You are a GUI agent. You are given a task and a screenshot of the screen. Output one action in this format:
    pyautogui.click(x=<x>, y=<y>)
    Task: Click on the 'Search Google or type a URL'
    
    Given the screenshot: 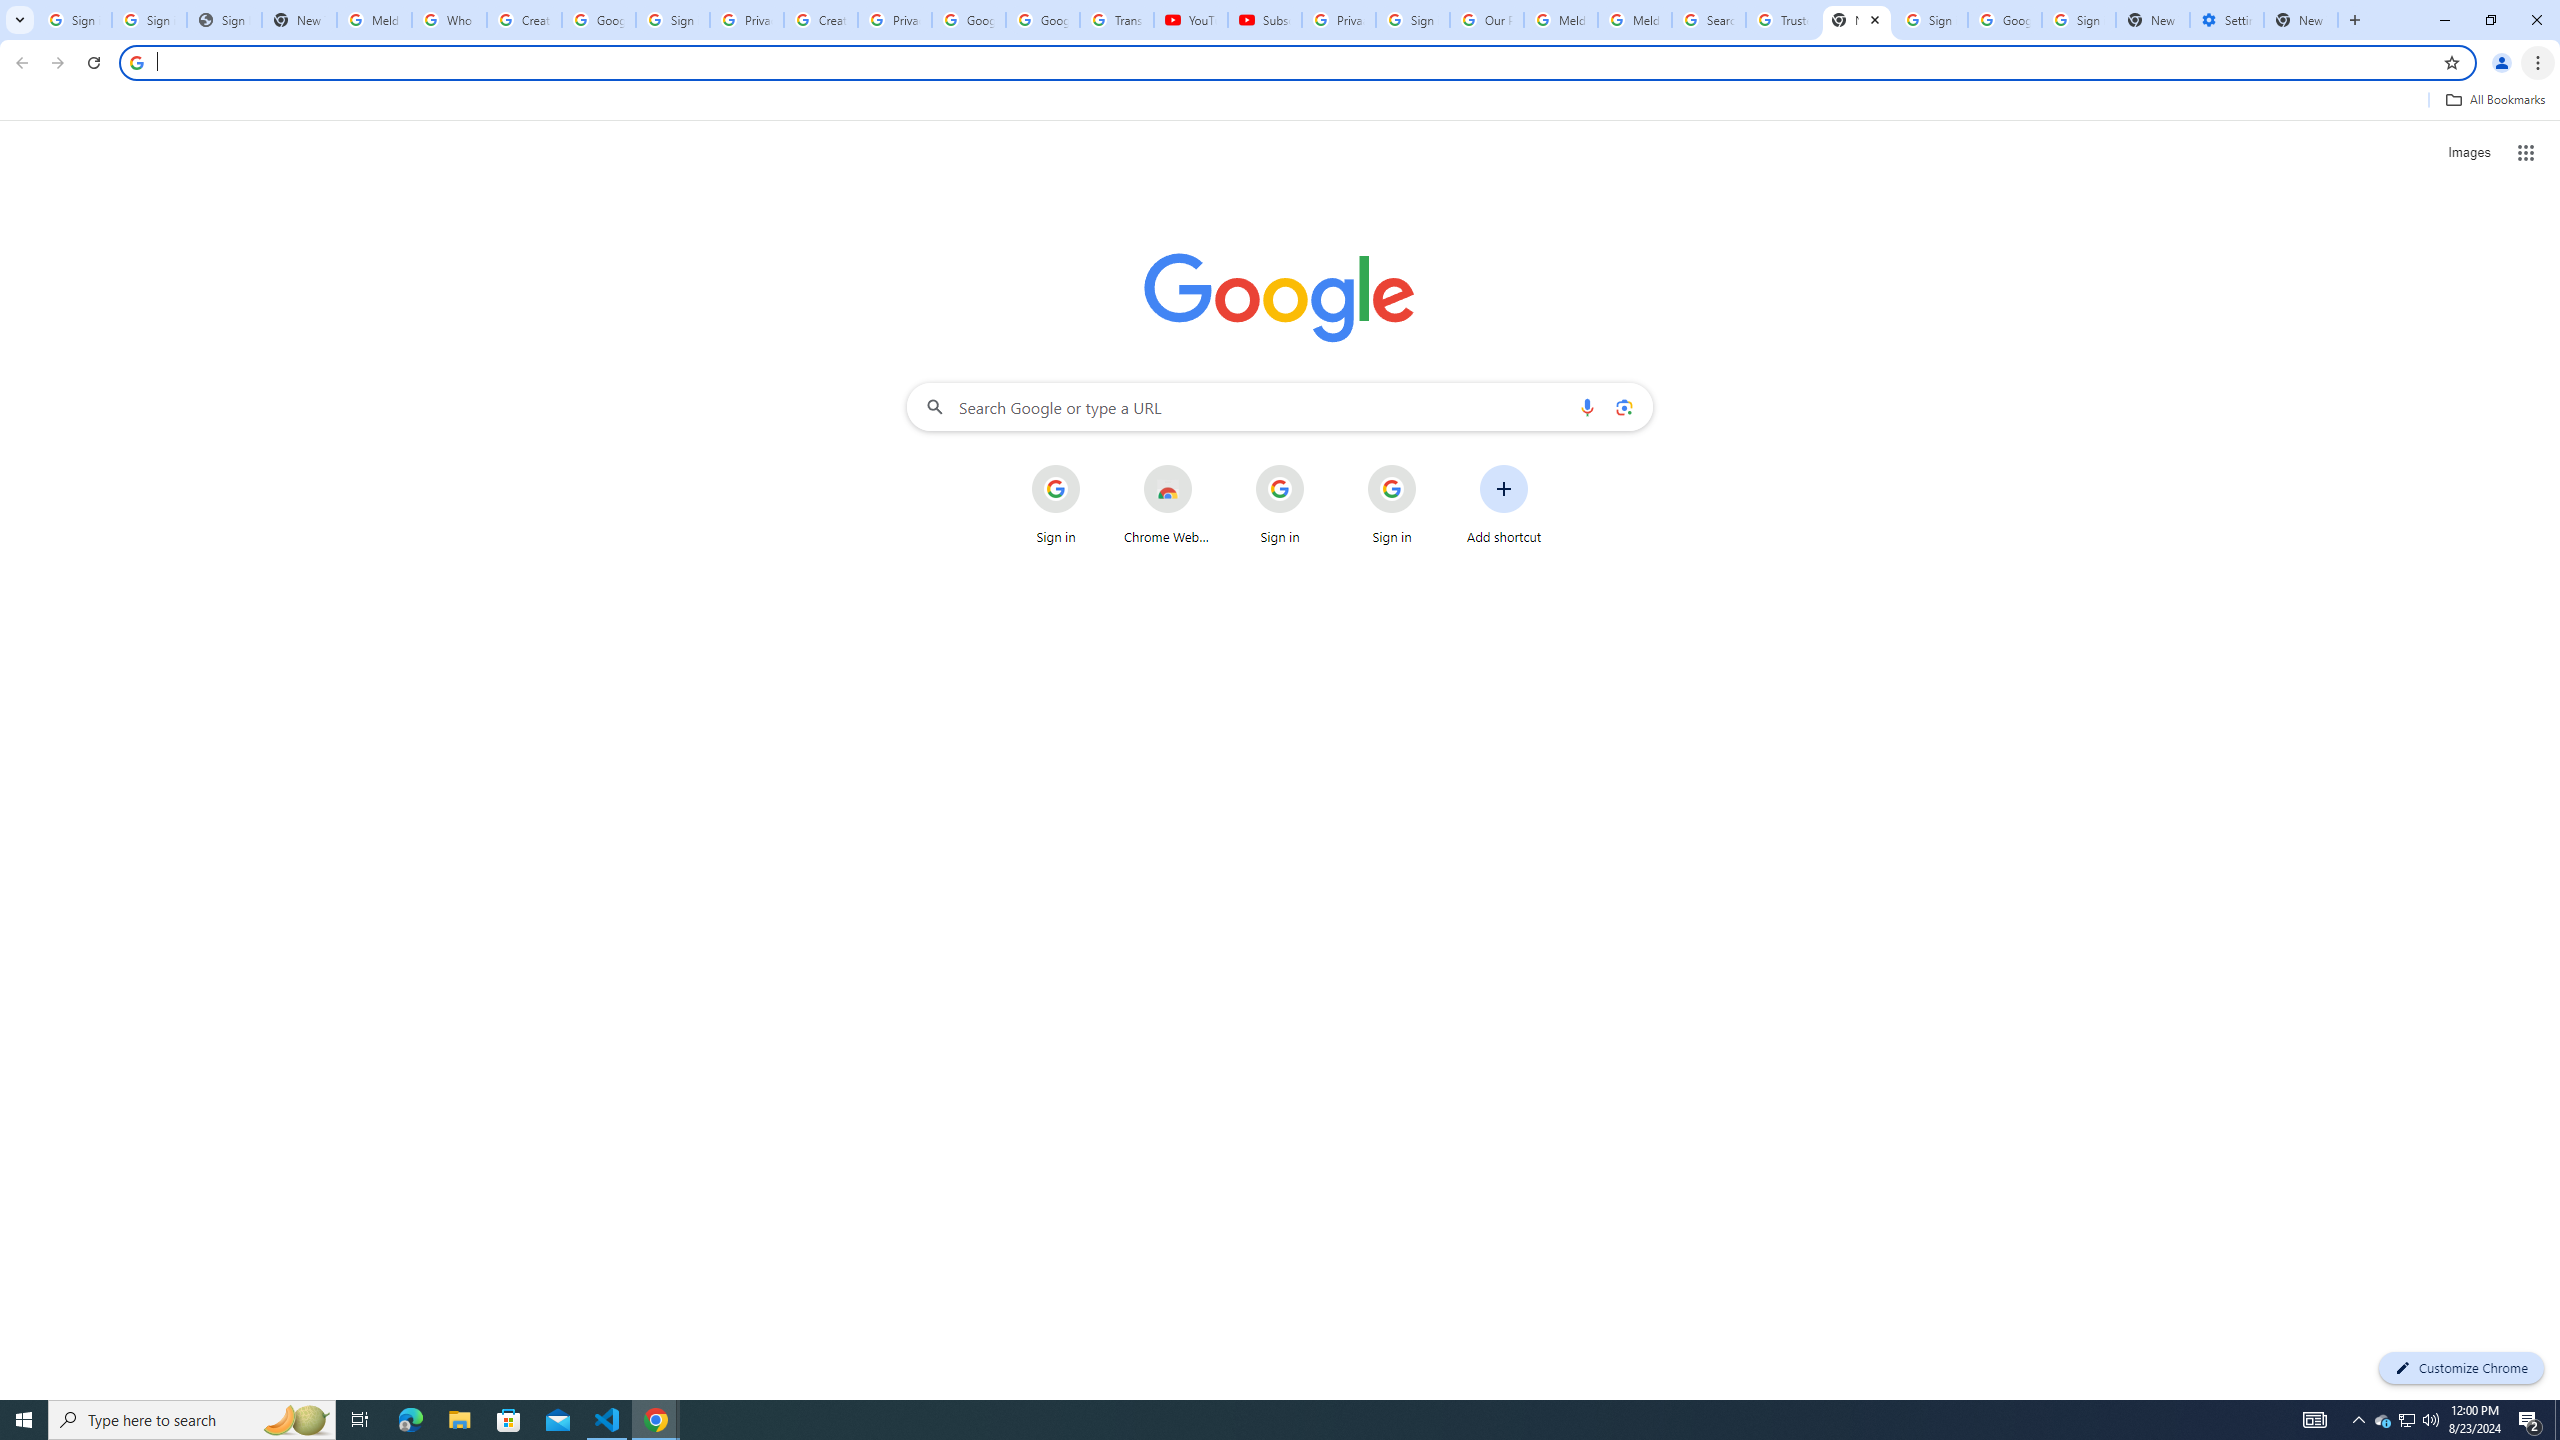 What is the action you would take?
    pyautogui.click(x=1280, y=405)
    